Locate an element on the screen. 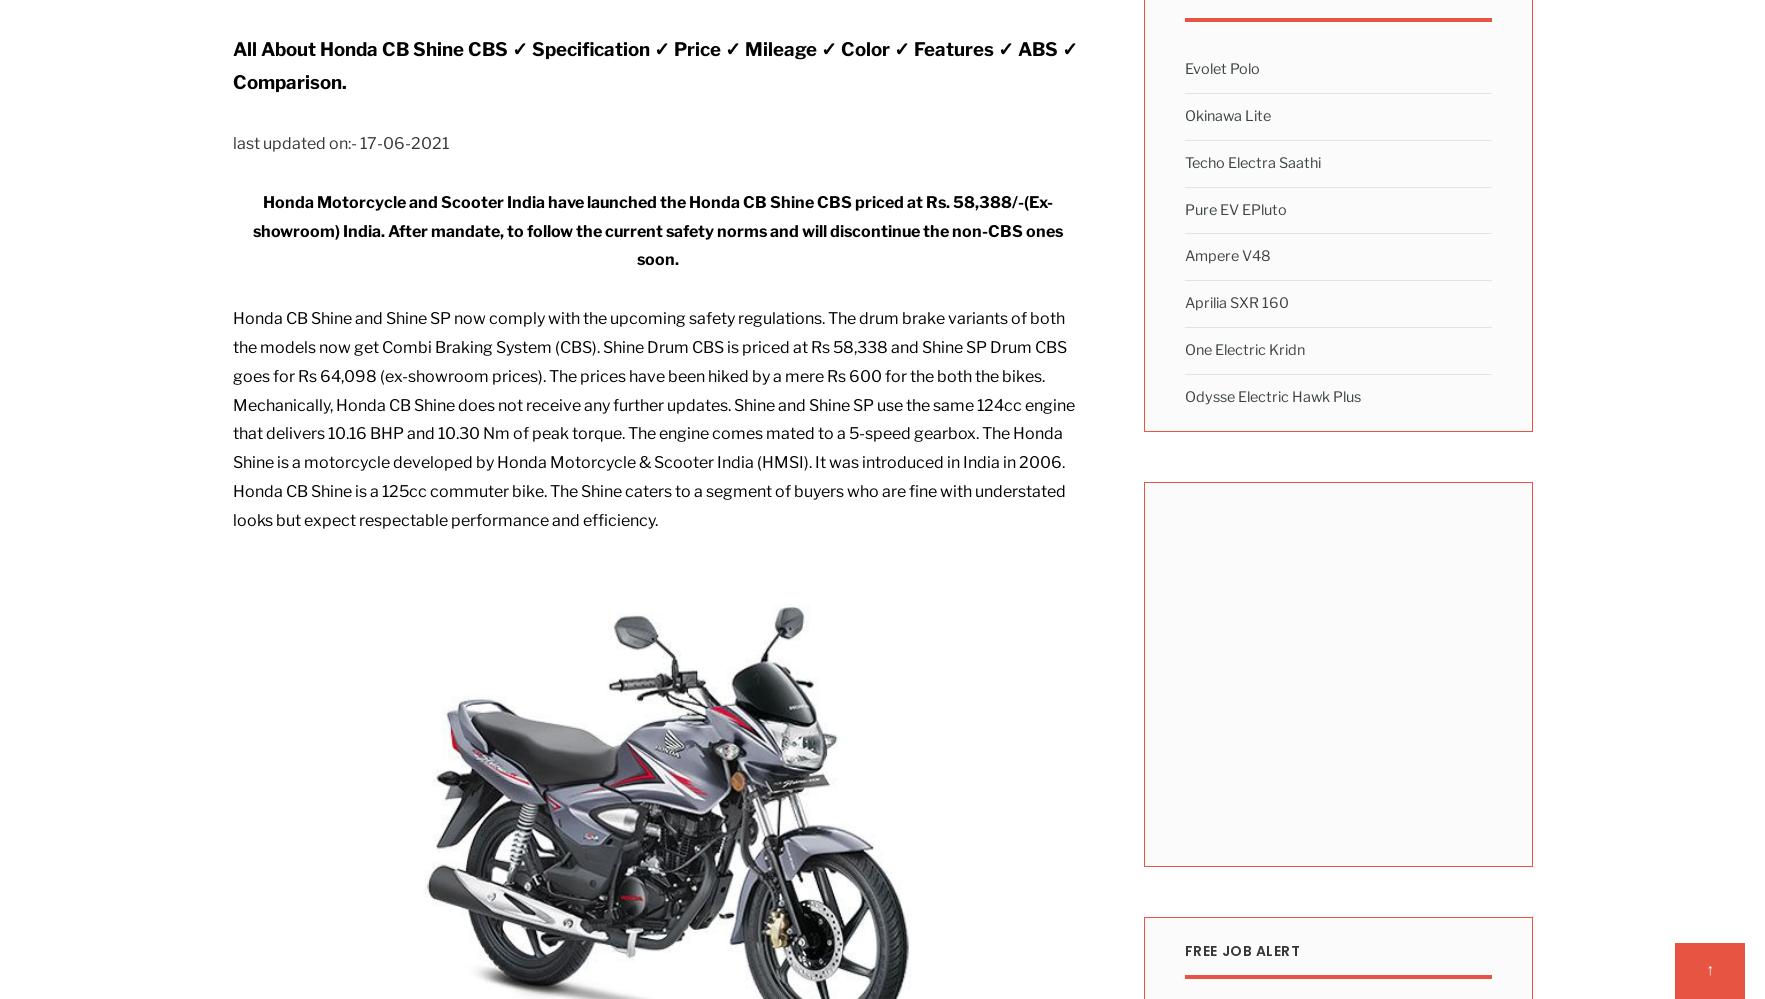 The image size is (1765, 999). 'Pure EV EPluto' is located at coordinates (1234, 207).